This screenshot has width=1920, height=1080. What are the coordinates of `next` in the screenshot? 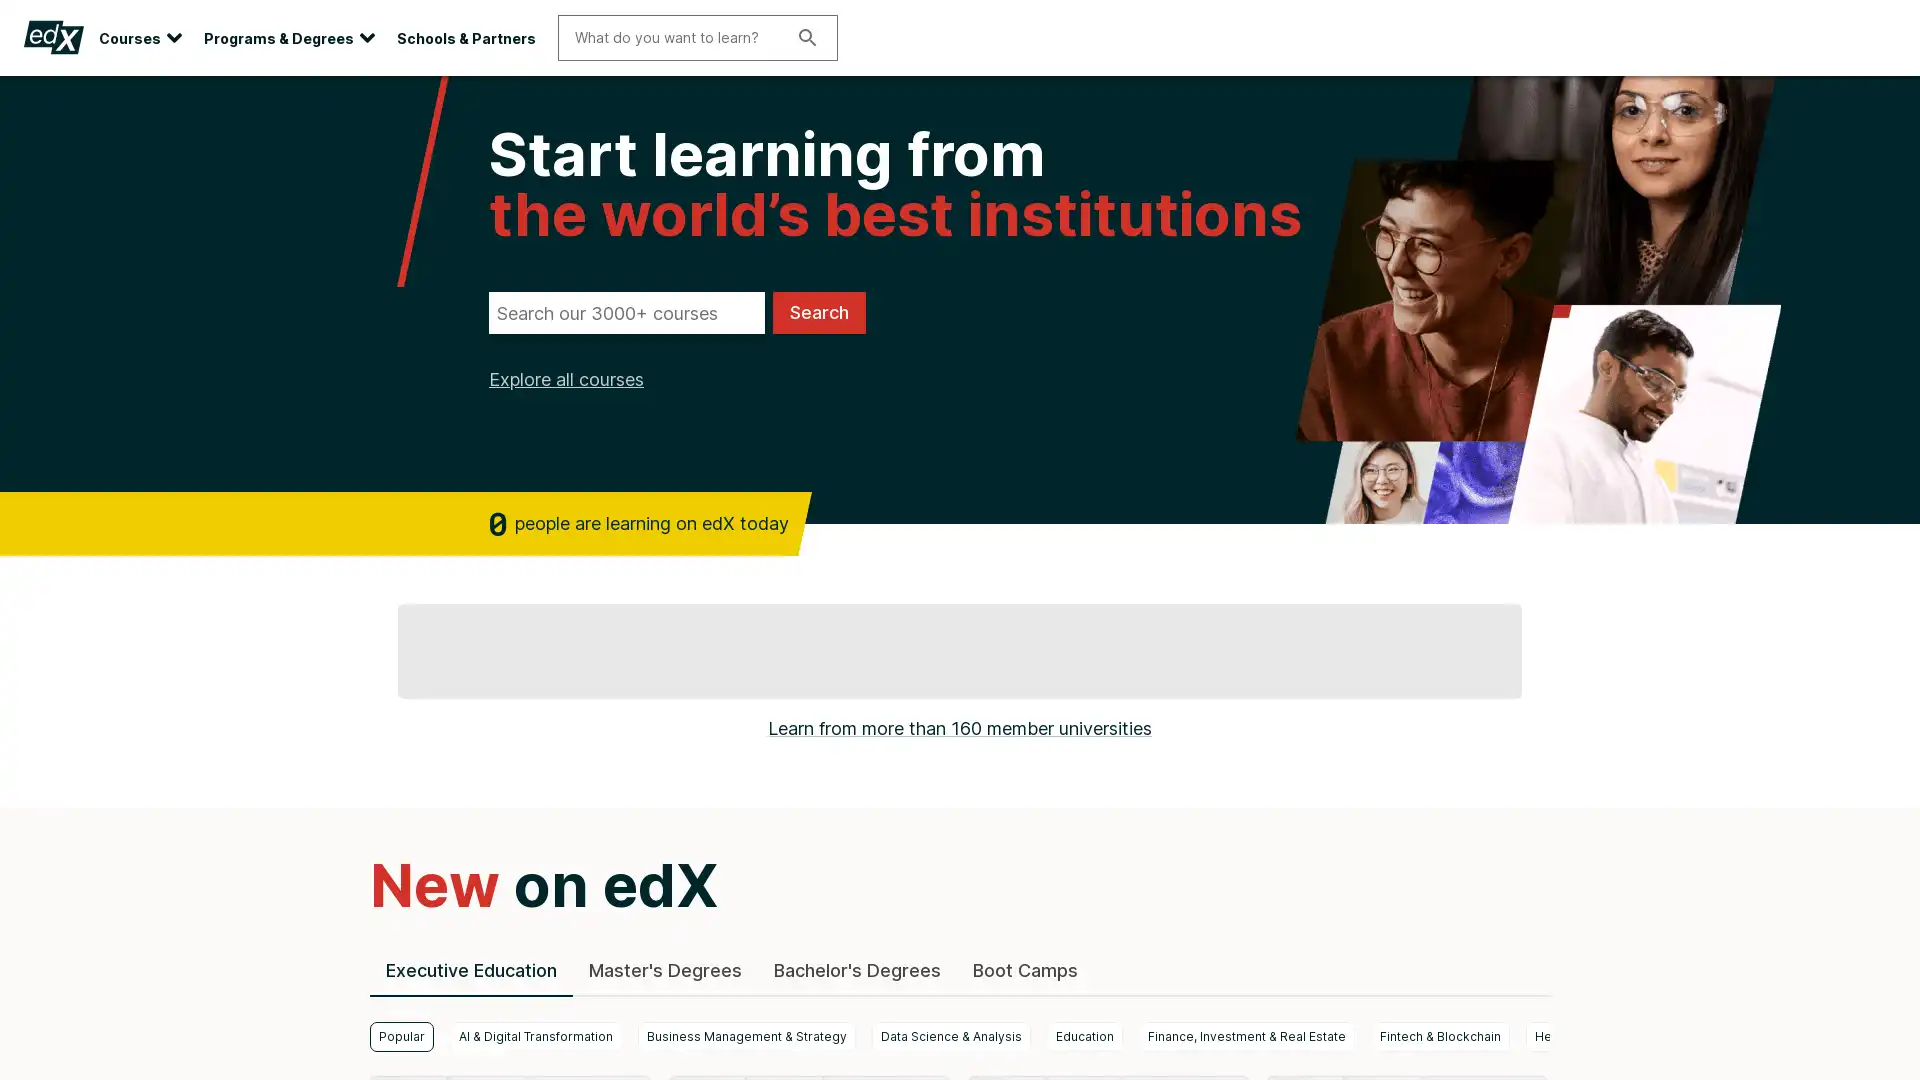 It's located at (1541, 682).